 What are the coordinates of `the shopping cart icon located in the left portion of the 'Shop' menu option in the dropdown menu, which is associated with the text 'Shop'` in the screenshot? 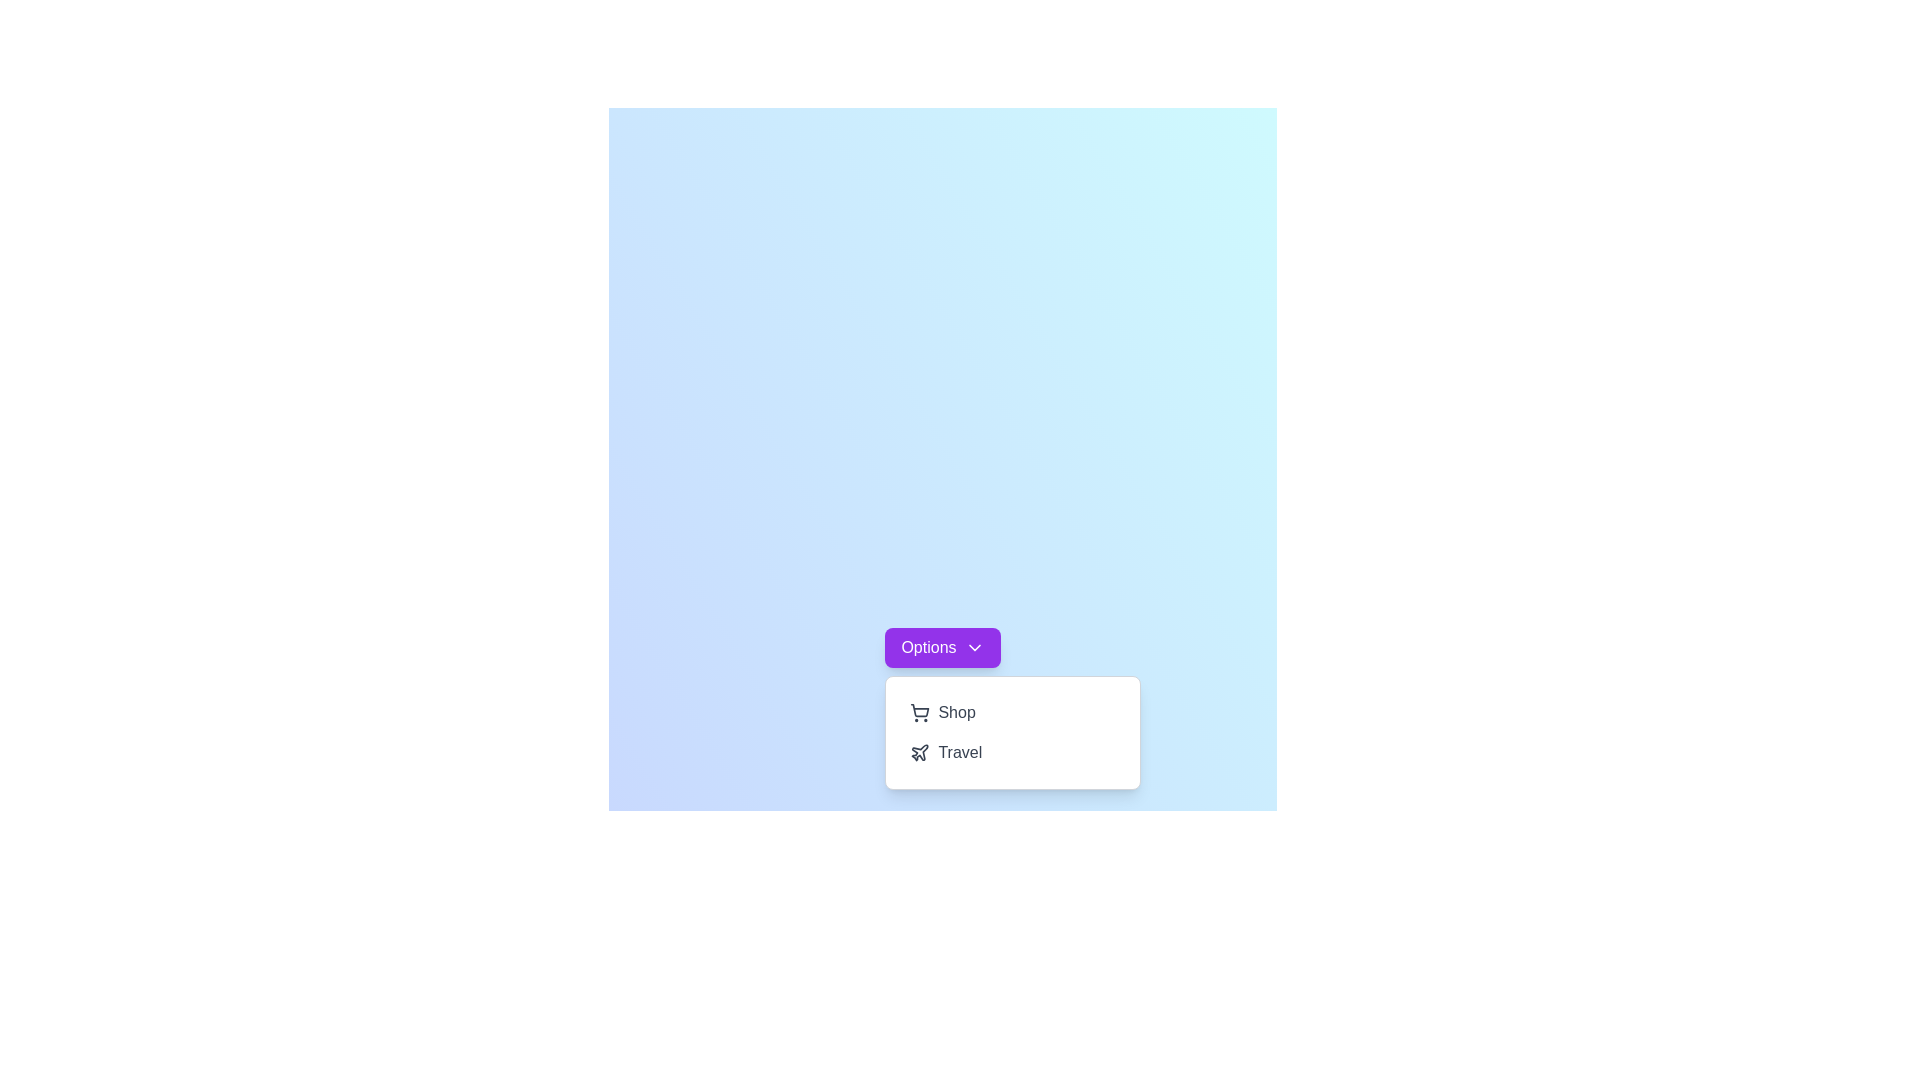 It's located at (919, 712).